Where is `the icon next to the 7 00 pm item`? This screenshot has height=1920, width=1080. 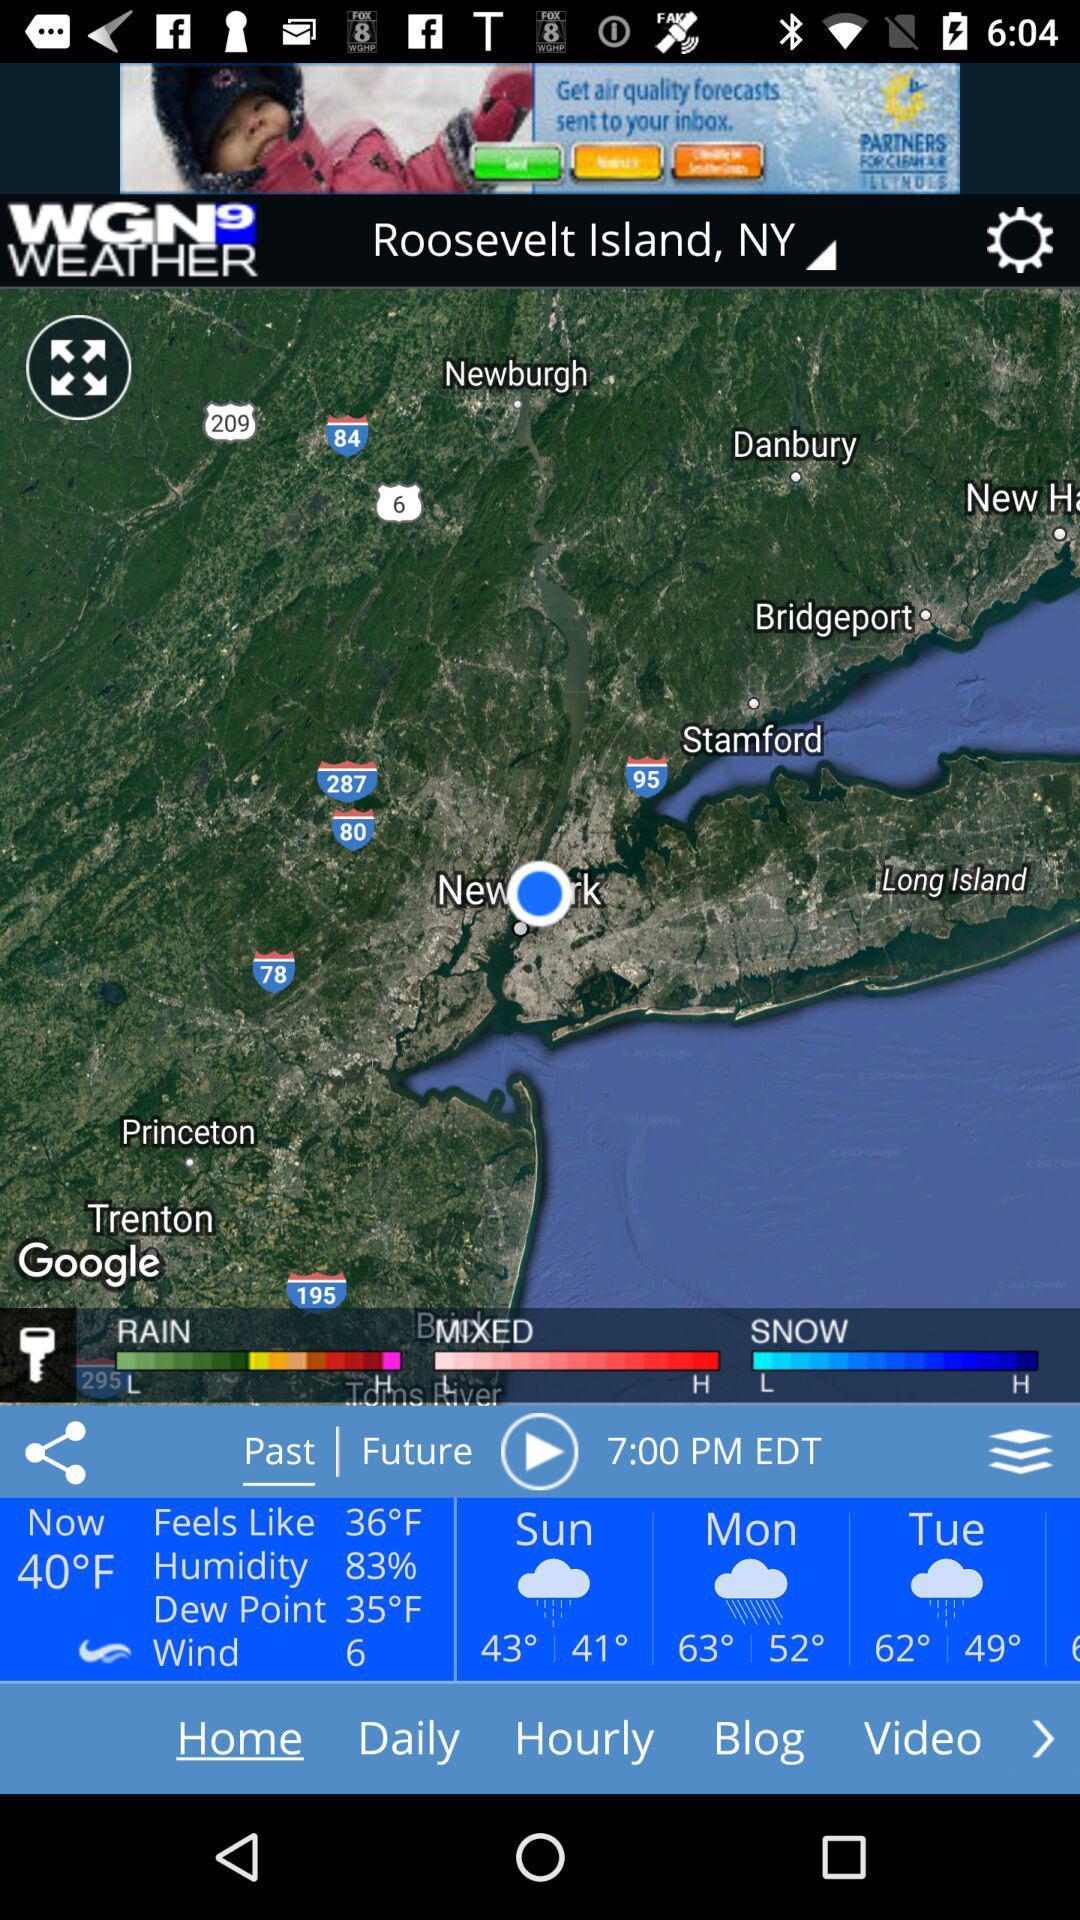 the icon next to the 7 00 pm item is located at coordinates (1020, 1451).